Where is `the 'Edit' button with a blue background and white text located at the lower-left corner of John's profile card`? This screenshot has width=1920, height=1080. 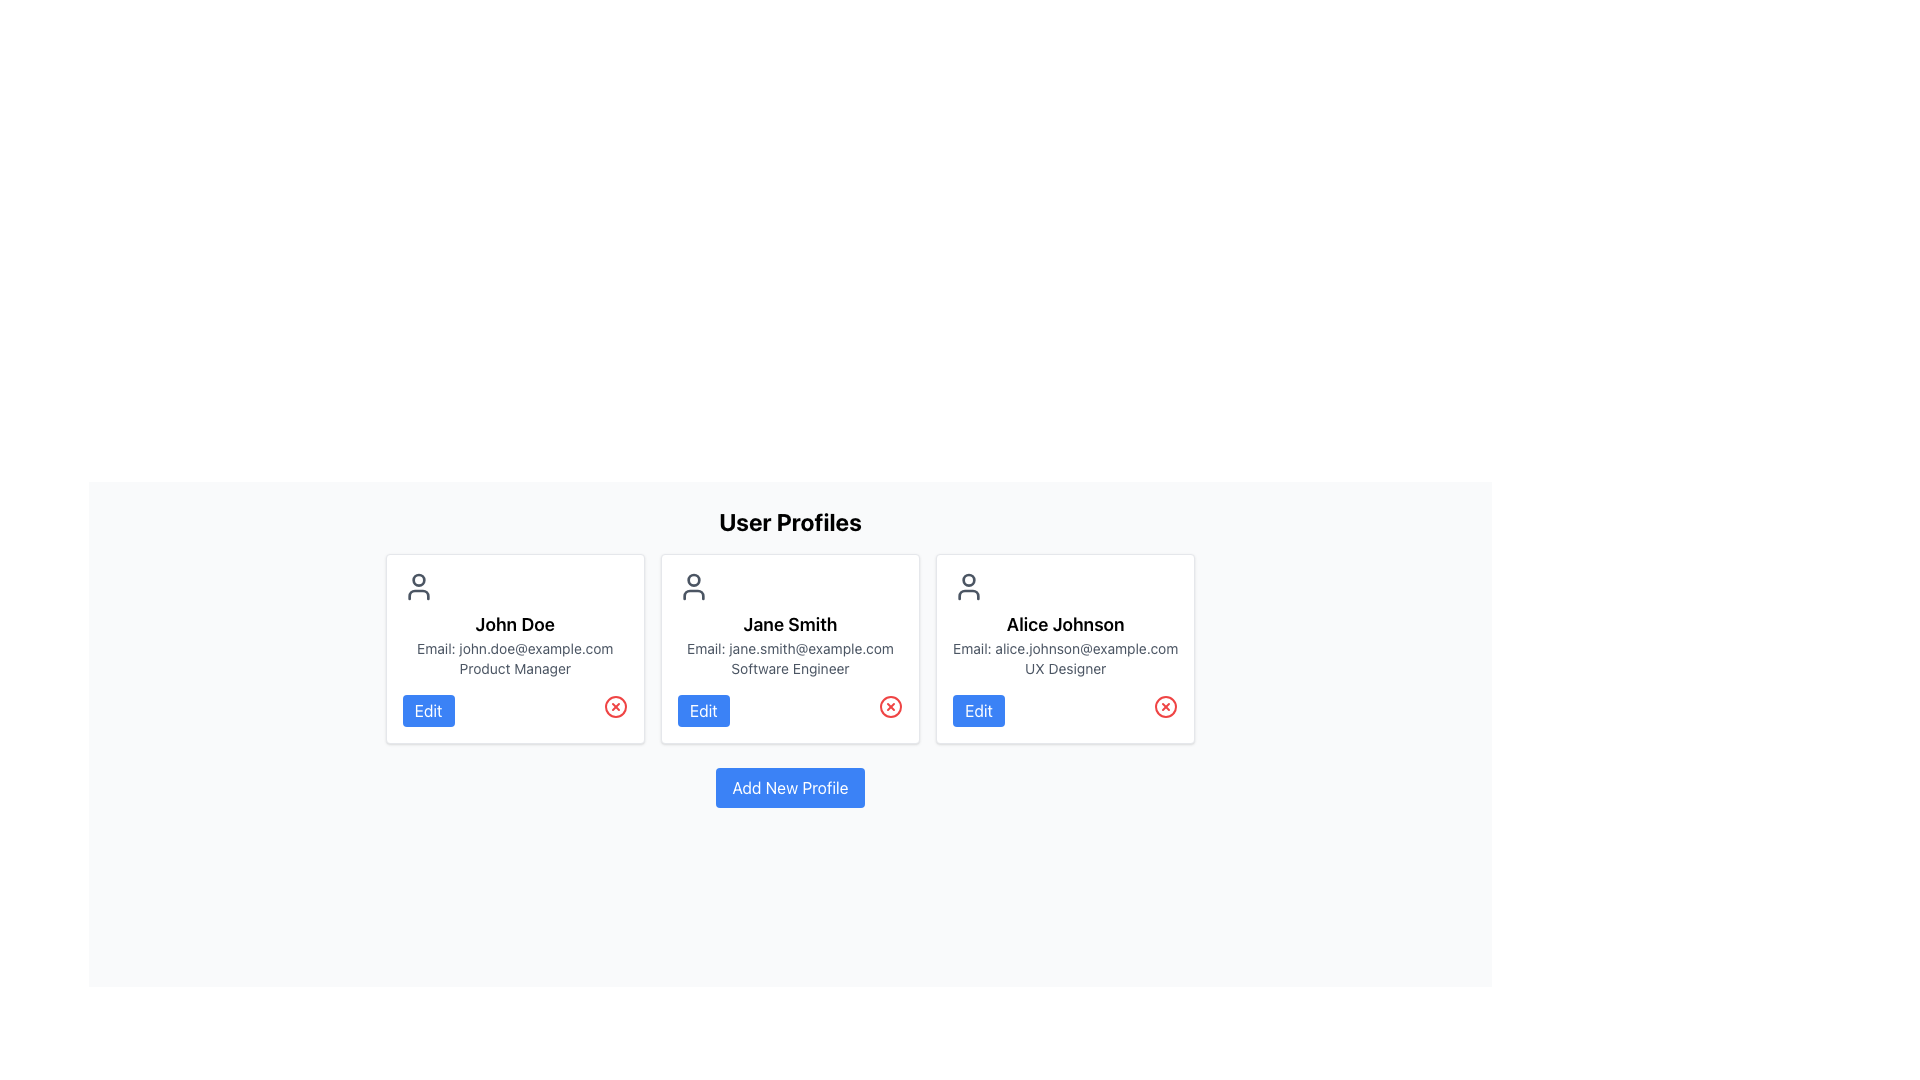
the 'Edit' button with a blue background and white text located at the lower-left corner of John's profile card is located at coordinates (427, 709).